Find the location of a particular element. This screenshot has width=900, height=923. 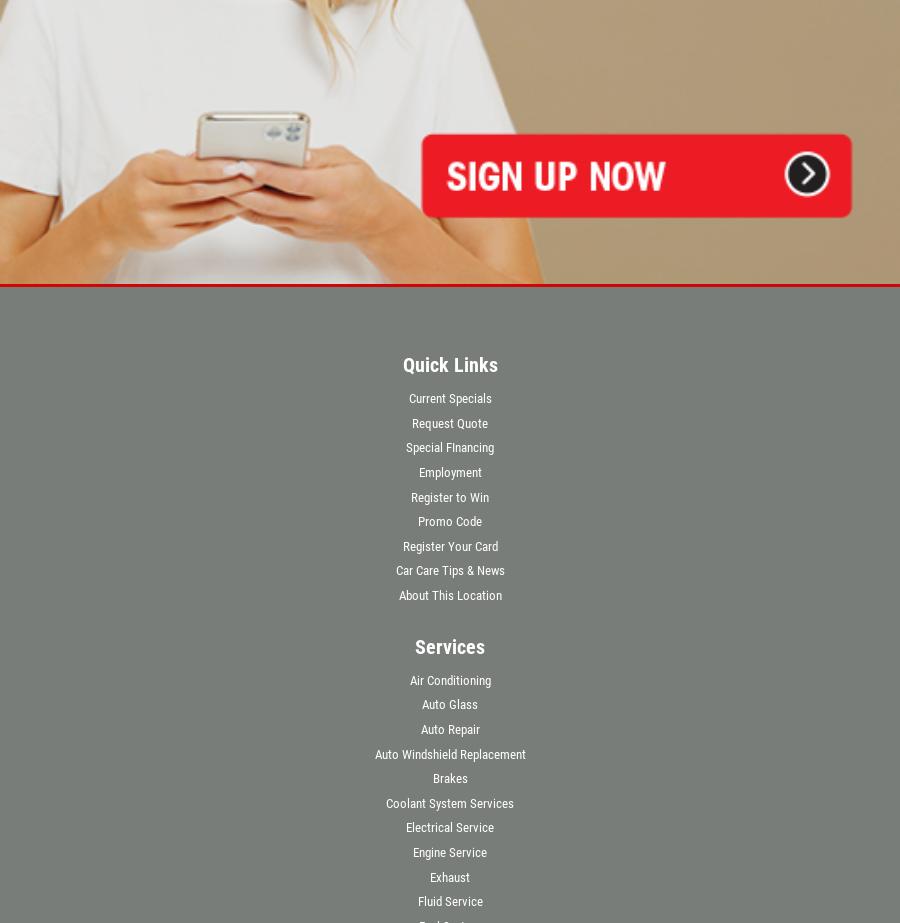

'Exhaust' is located at coordinates (450, 875).